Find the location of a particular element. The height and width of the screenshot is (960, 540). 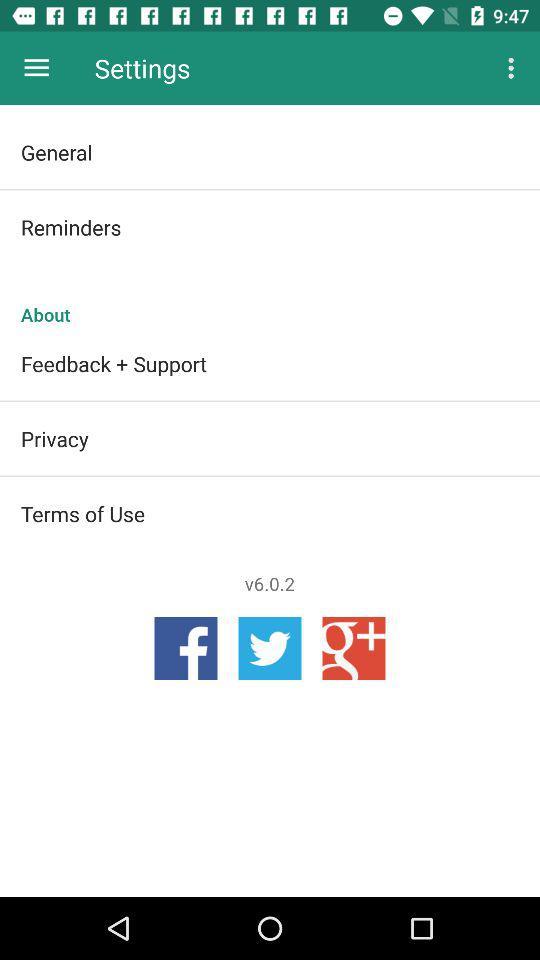

icon above the general icon is located at coordinates (36, 68).